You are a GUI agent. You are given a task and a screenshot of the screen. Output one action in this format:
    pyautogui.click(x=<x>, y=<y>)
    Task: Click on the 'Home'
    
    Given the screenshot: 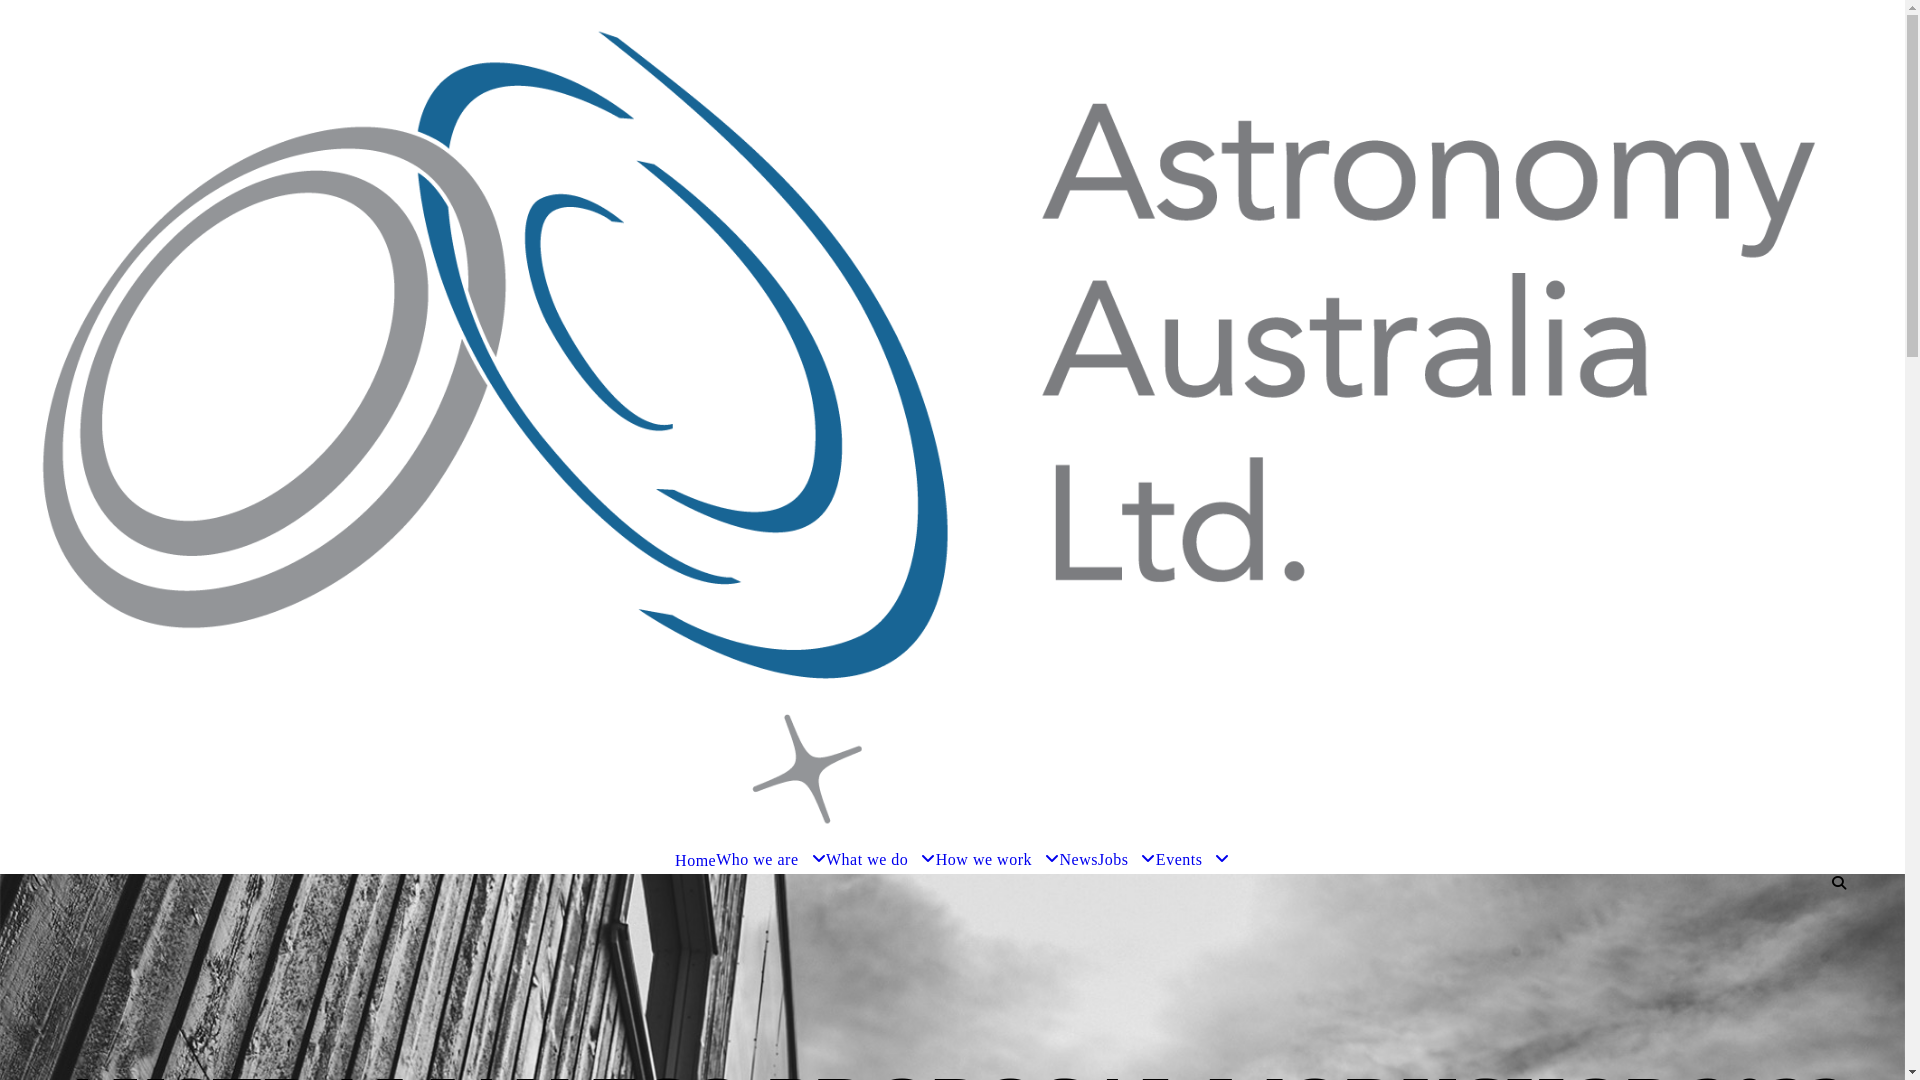 What is the action you would take?
    pyautogui.click(x=695, y=859)
    